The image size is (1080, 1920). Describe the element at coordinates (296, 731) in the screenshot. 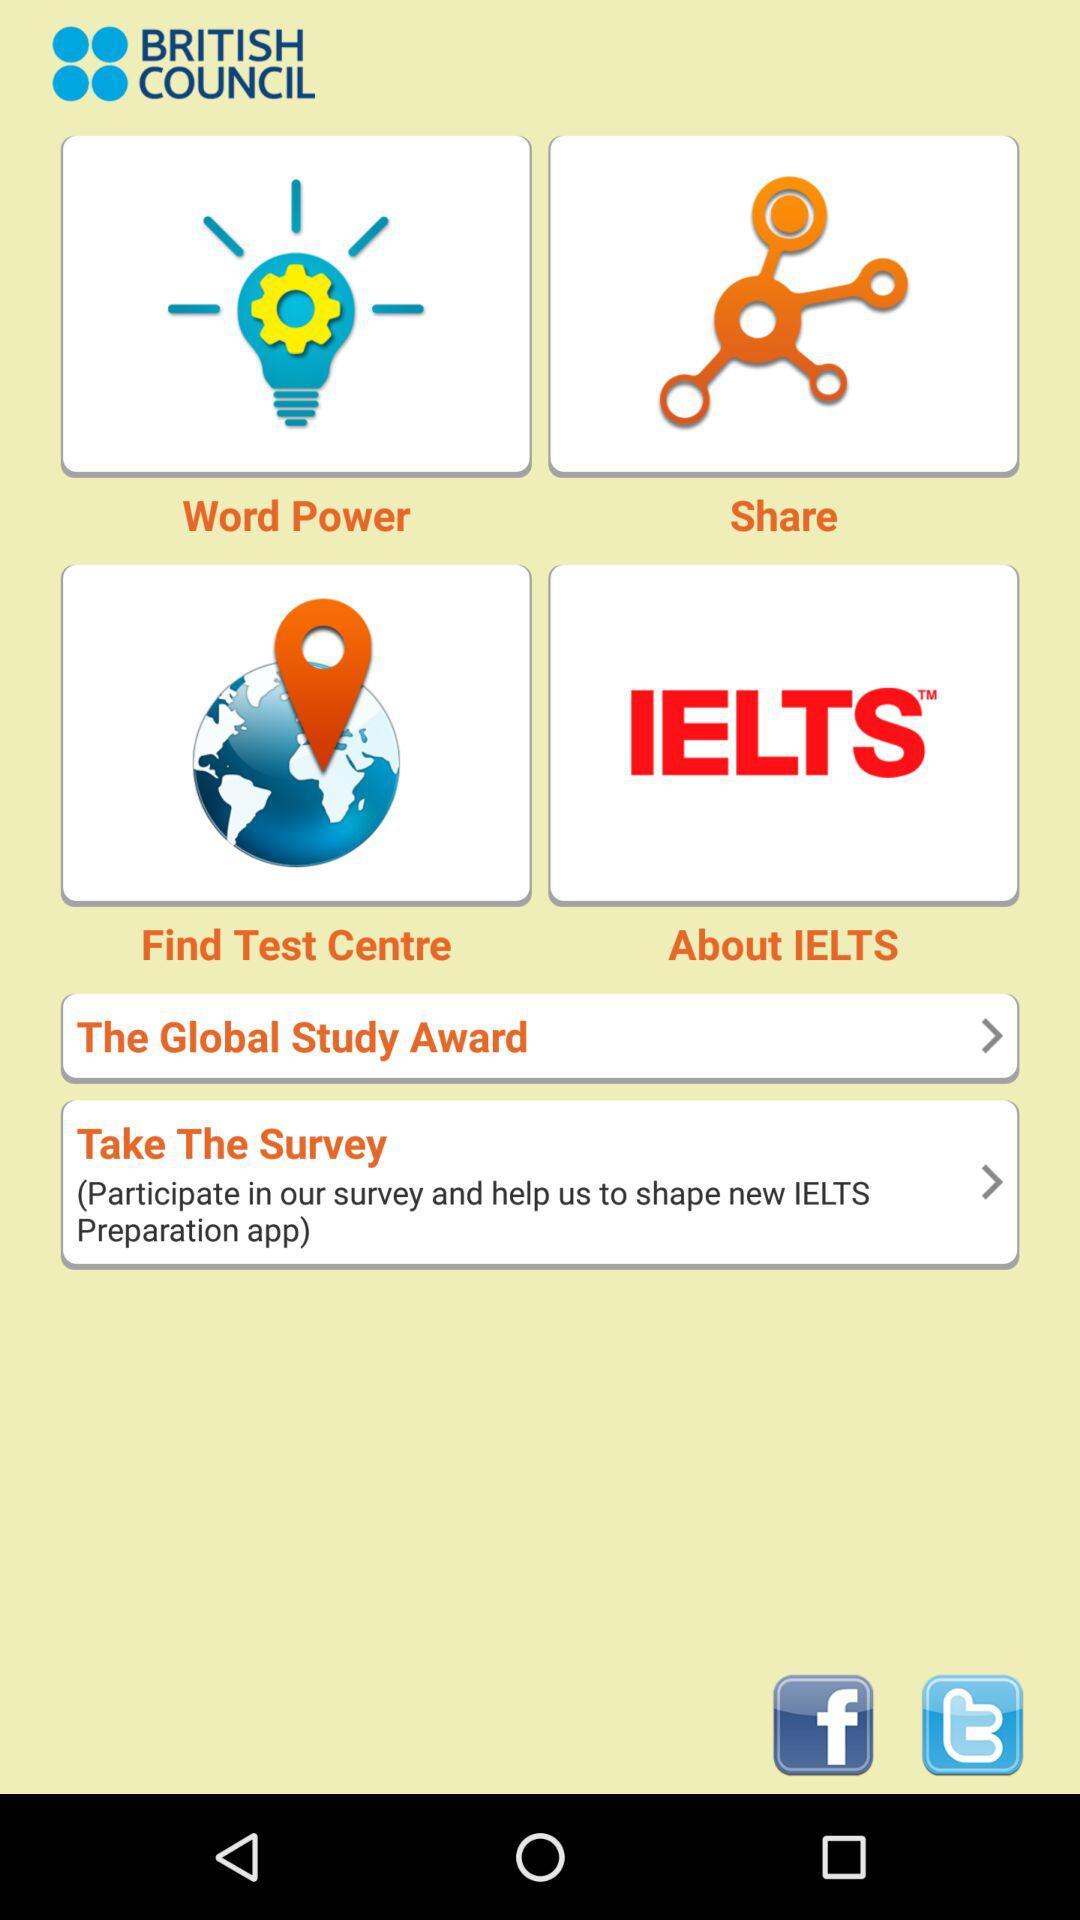

I see `map` at that location.